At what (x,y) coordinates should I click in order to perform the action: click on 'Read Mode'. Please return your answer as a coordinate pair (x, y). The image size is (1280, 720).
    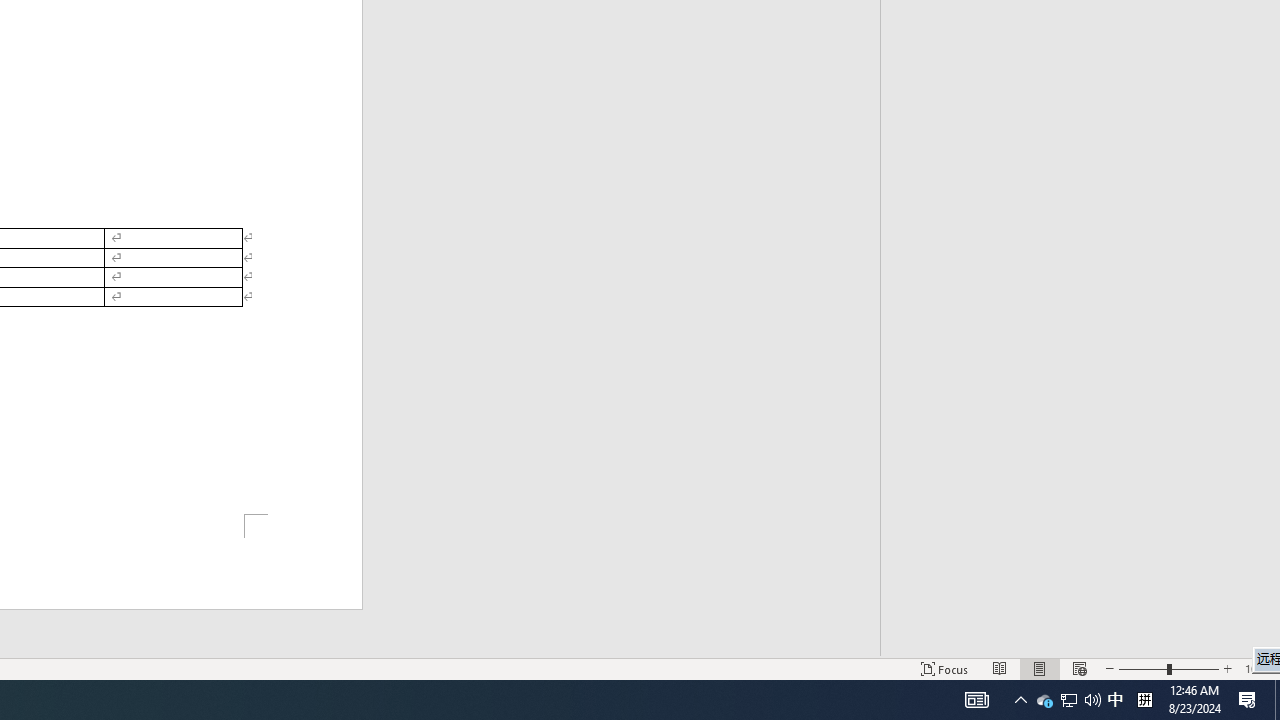
    Looking at the image, I should click on (1000, 669).